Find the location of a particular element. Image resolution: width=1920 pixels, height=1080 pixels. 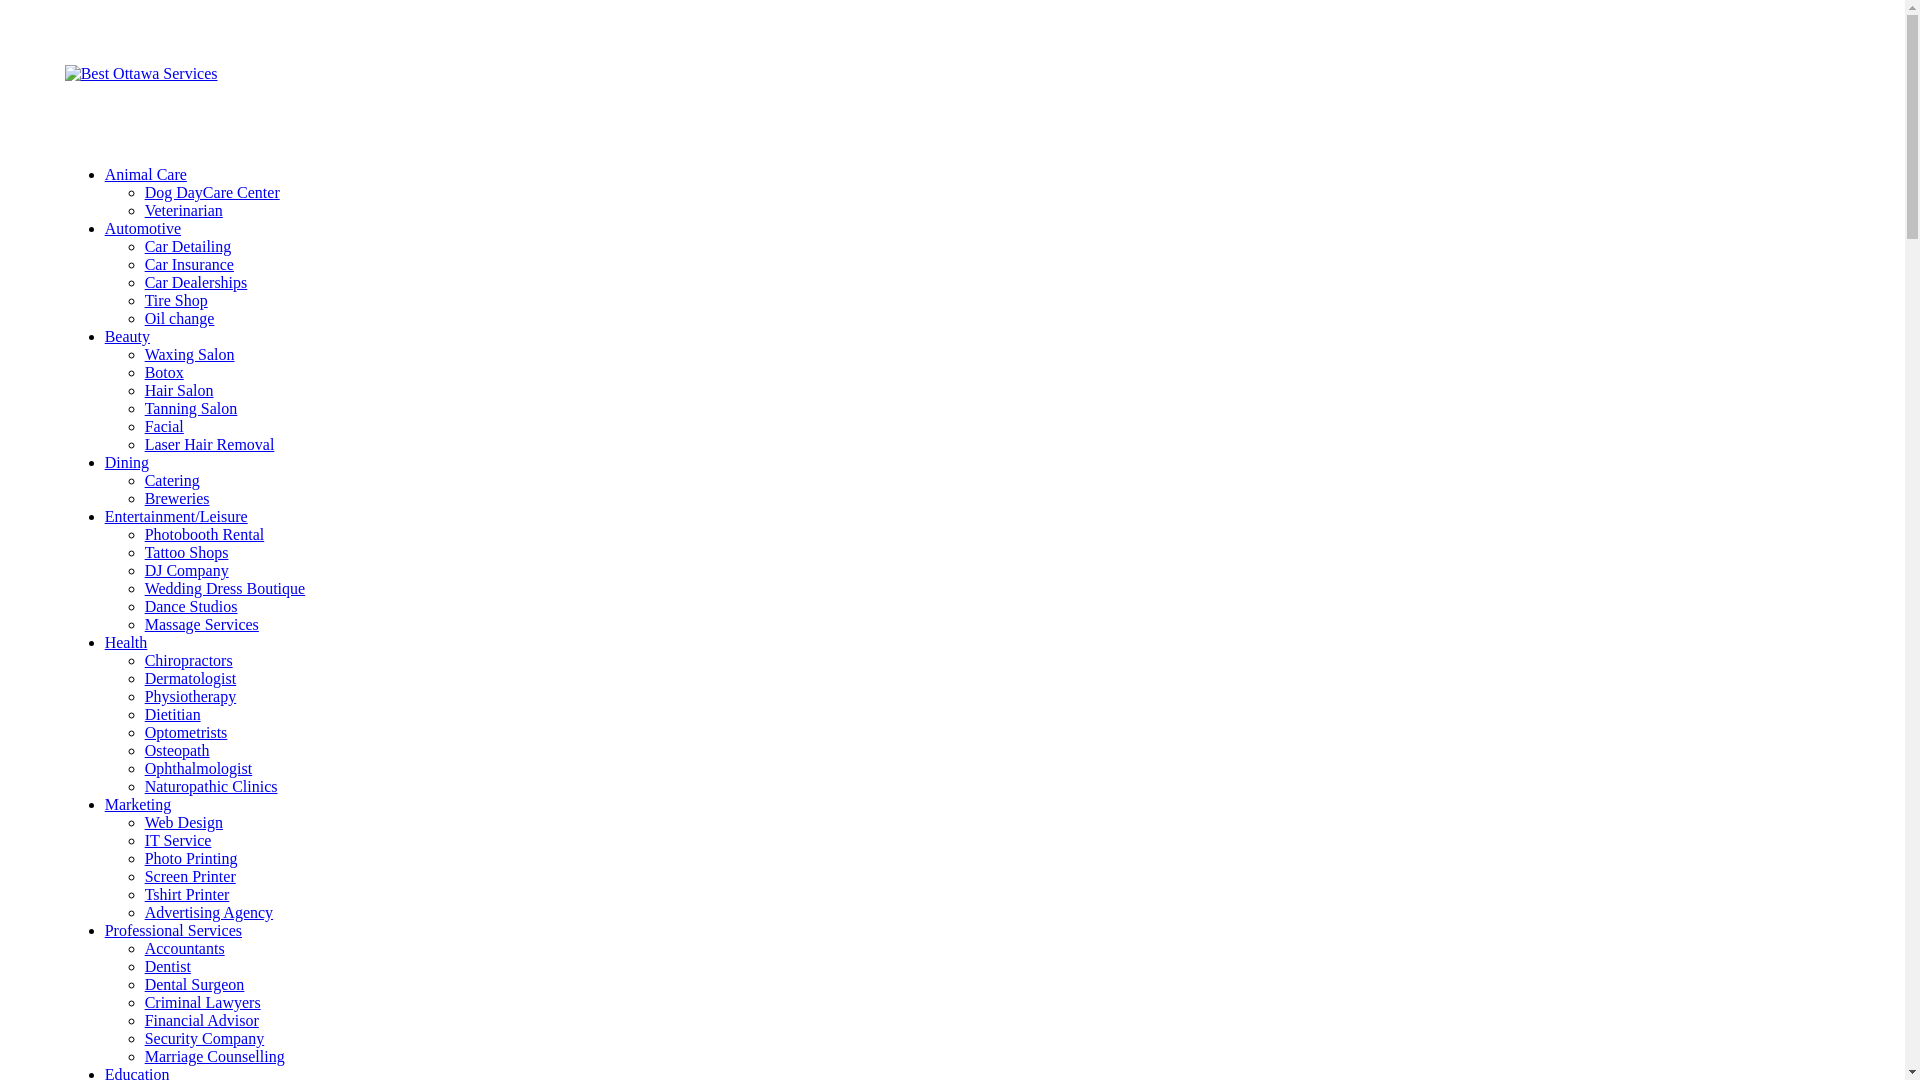

'Tattoo Shops' is located at coordinates (187, 552).